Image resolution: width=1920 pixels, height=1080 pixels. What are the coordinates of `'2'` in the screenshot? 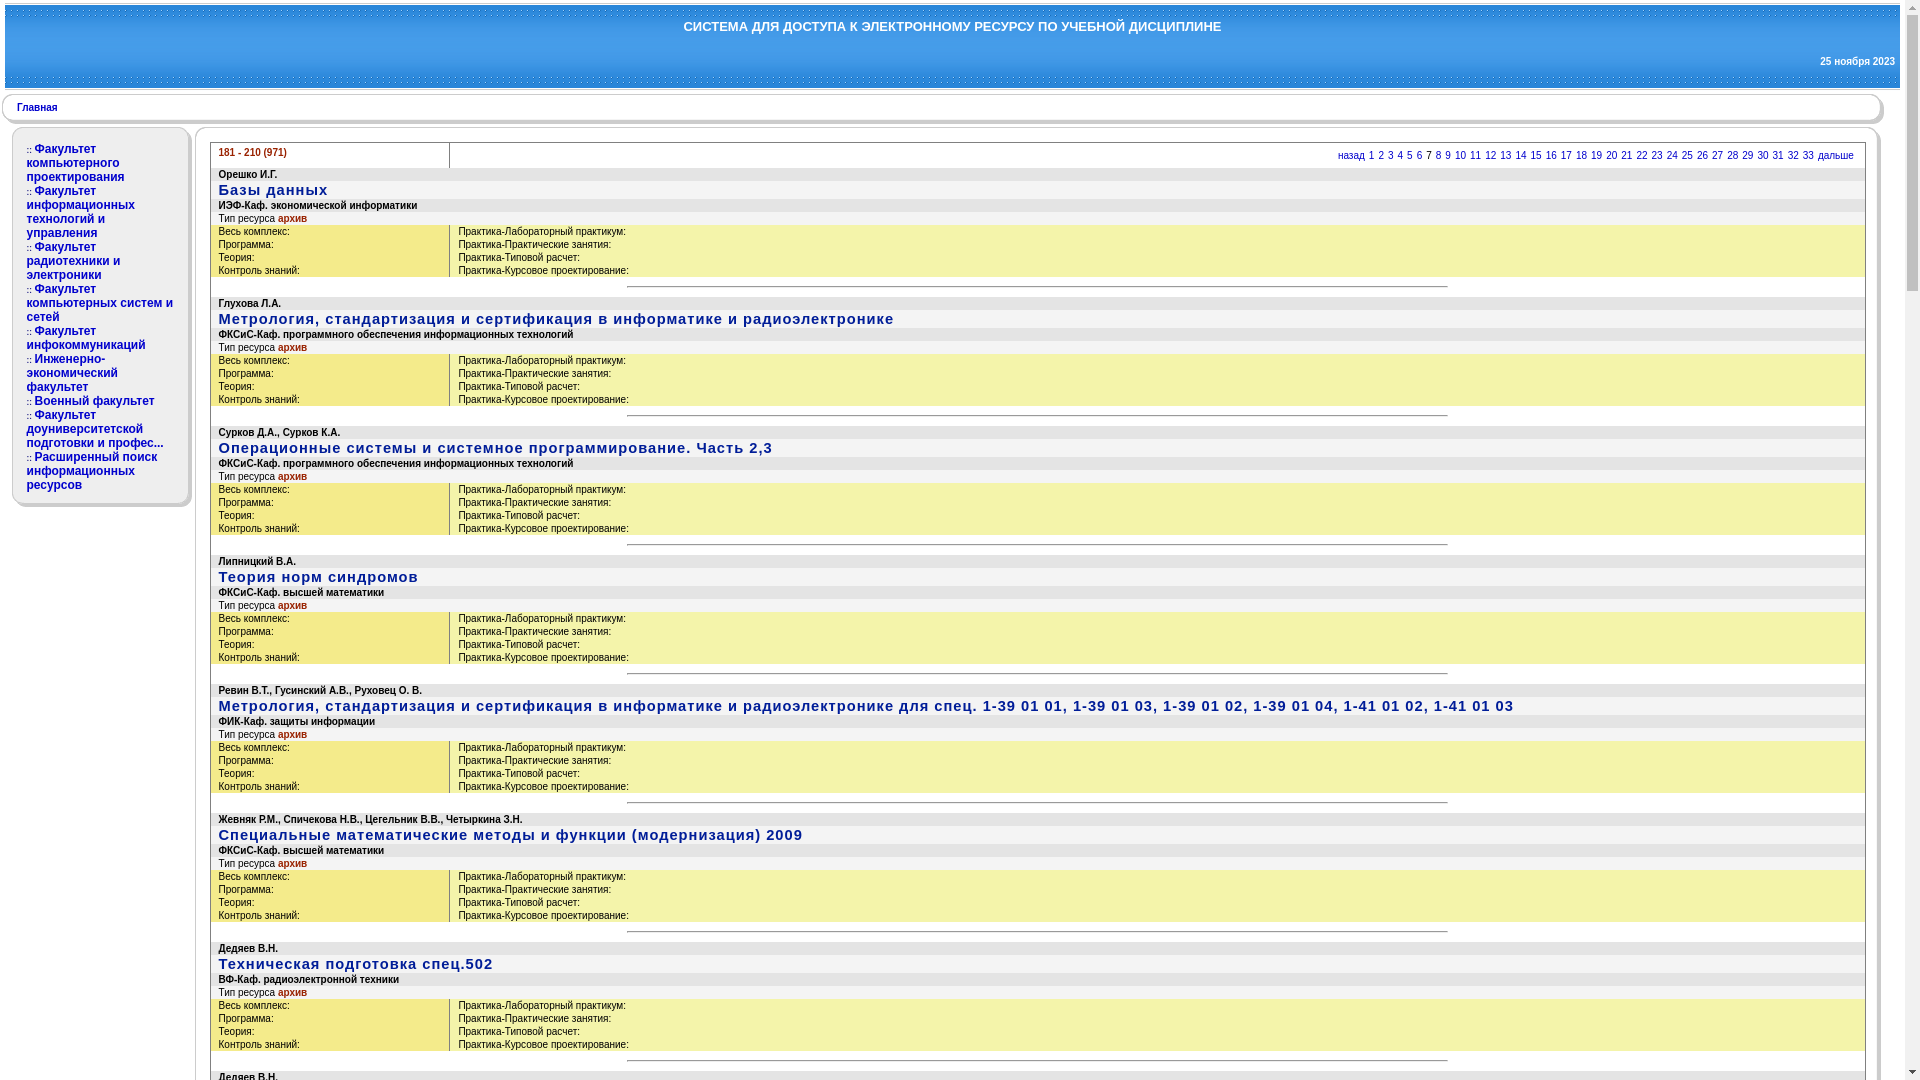 It's located at (1380, 154).